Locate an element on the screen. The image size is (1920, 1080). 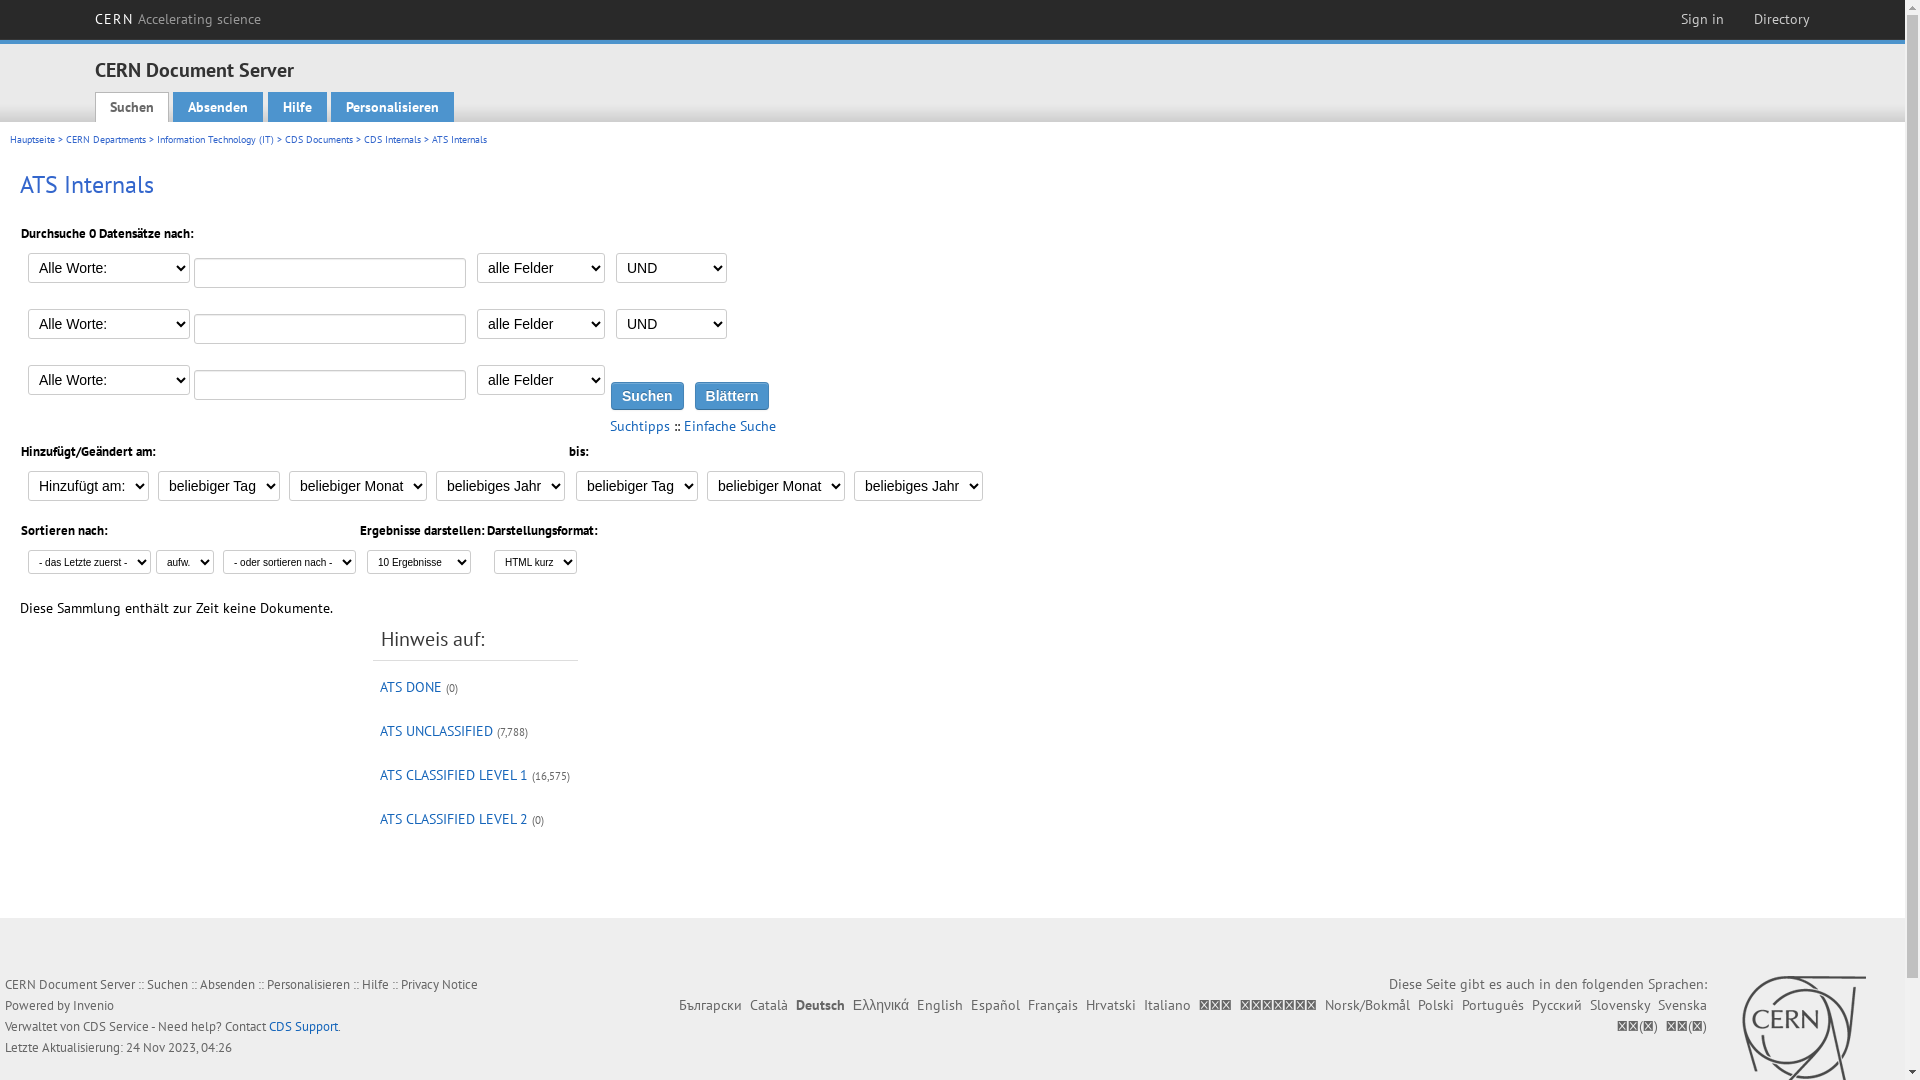
'Absenden' is located at coordinates (217, 107).